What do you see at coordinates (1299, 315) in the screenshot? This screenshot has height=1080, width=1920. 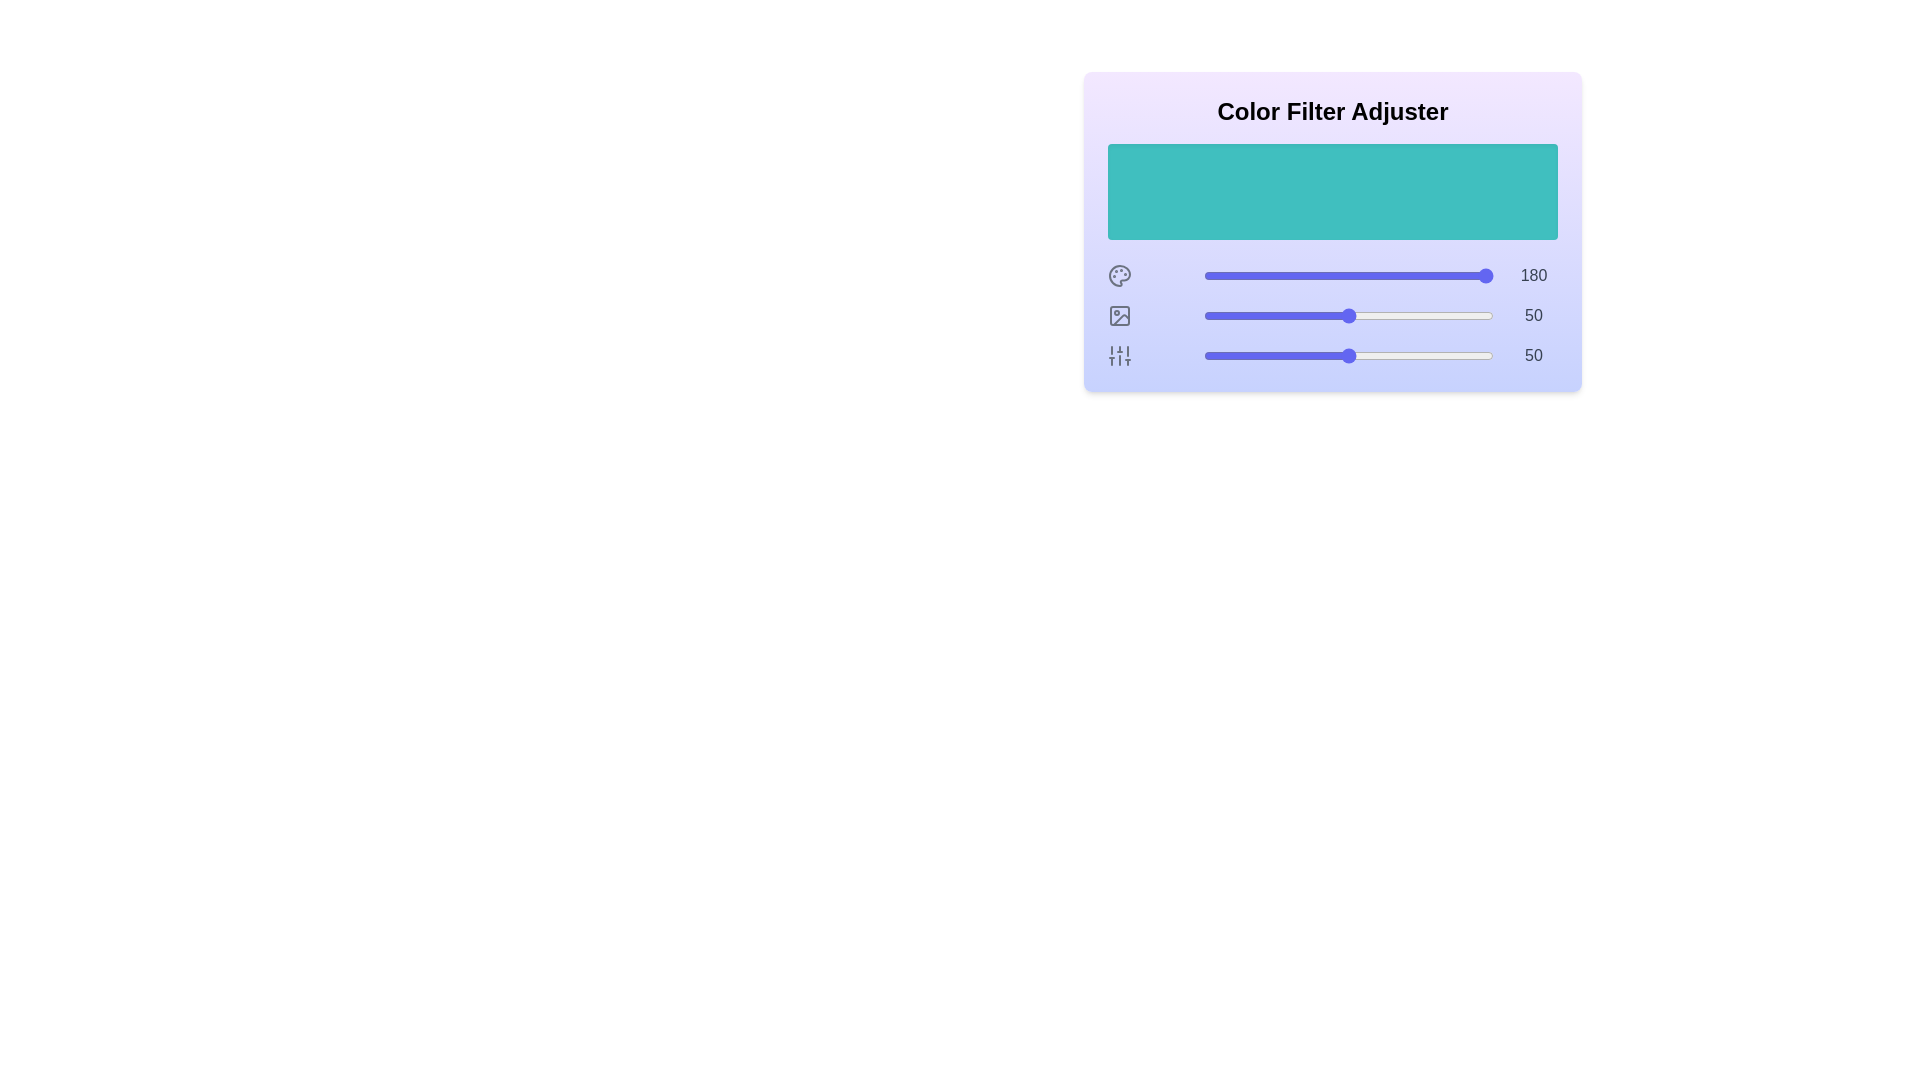 I see `the lightness slider to 33%` at bounding box center [1299, 315].